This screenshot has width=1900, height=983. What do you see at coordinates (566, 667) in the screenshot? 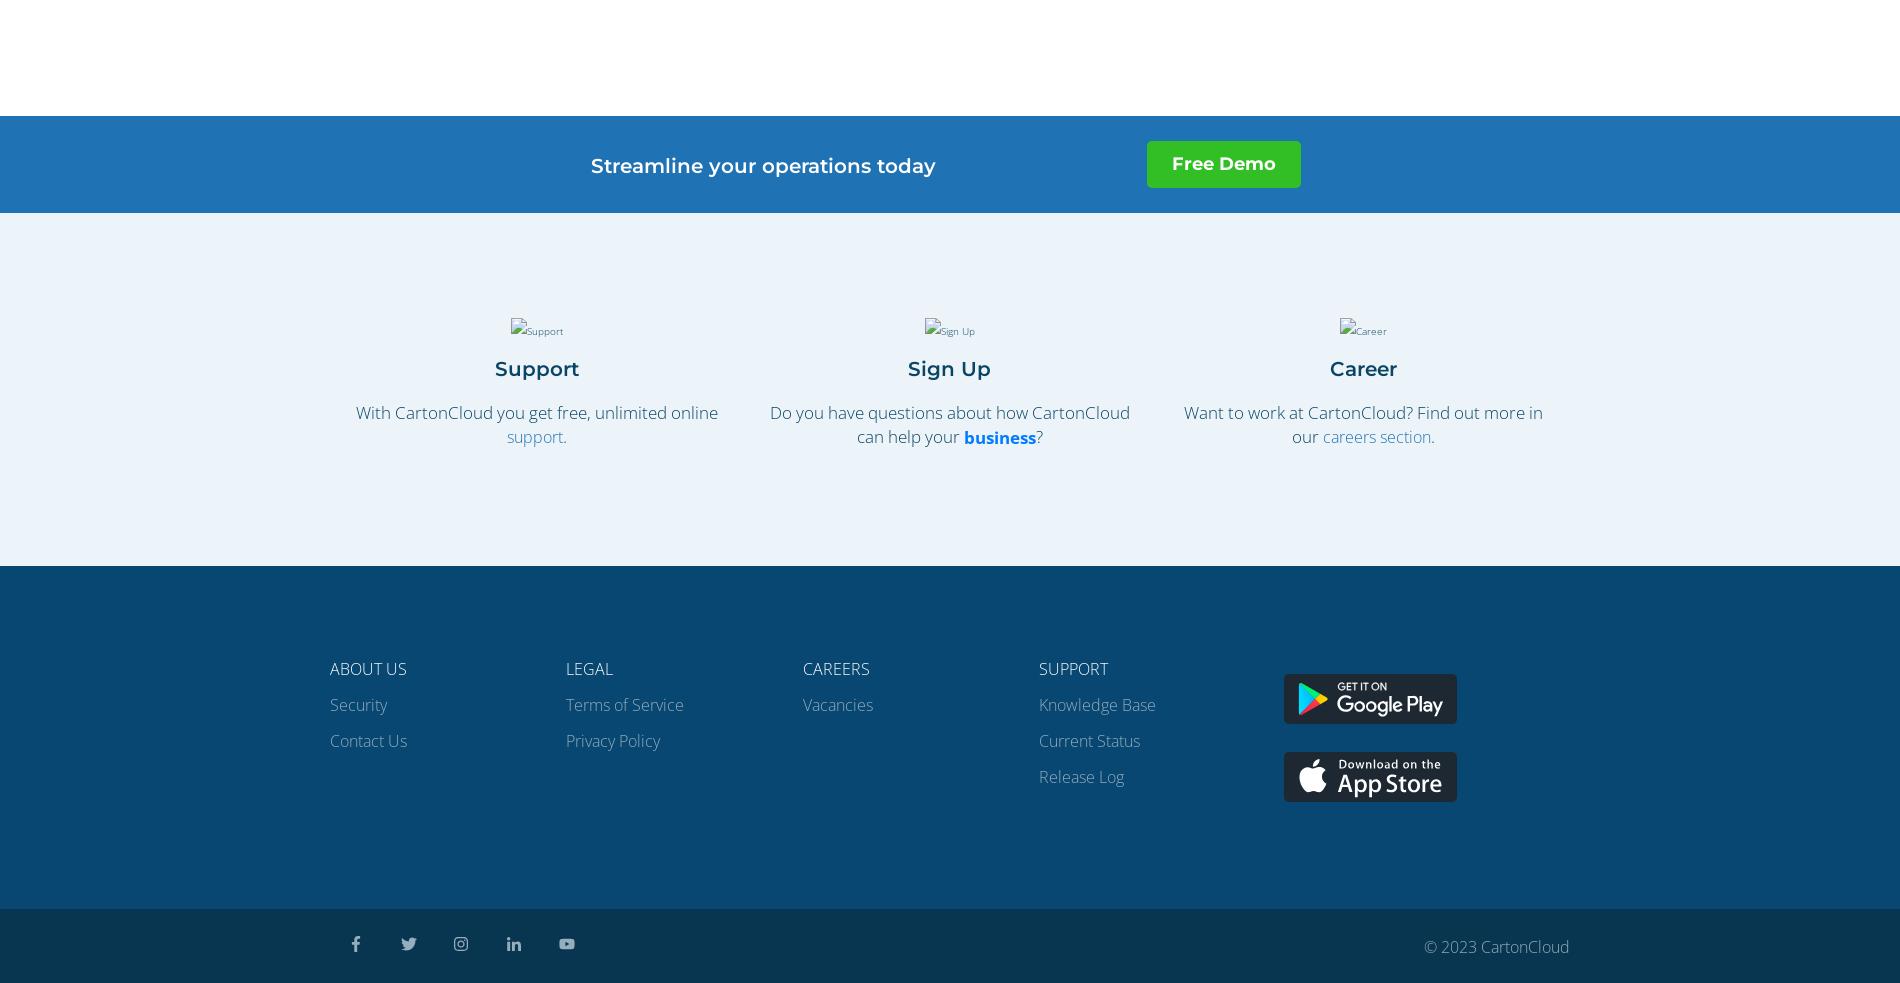
I see `'LEGAL'` at bounding box center [566, 667].